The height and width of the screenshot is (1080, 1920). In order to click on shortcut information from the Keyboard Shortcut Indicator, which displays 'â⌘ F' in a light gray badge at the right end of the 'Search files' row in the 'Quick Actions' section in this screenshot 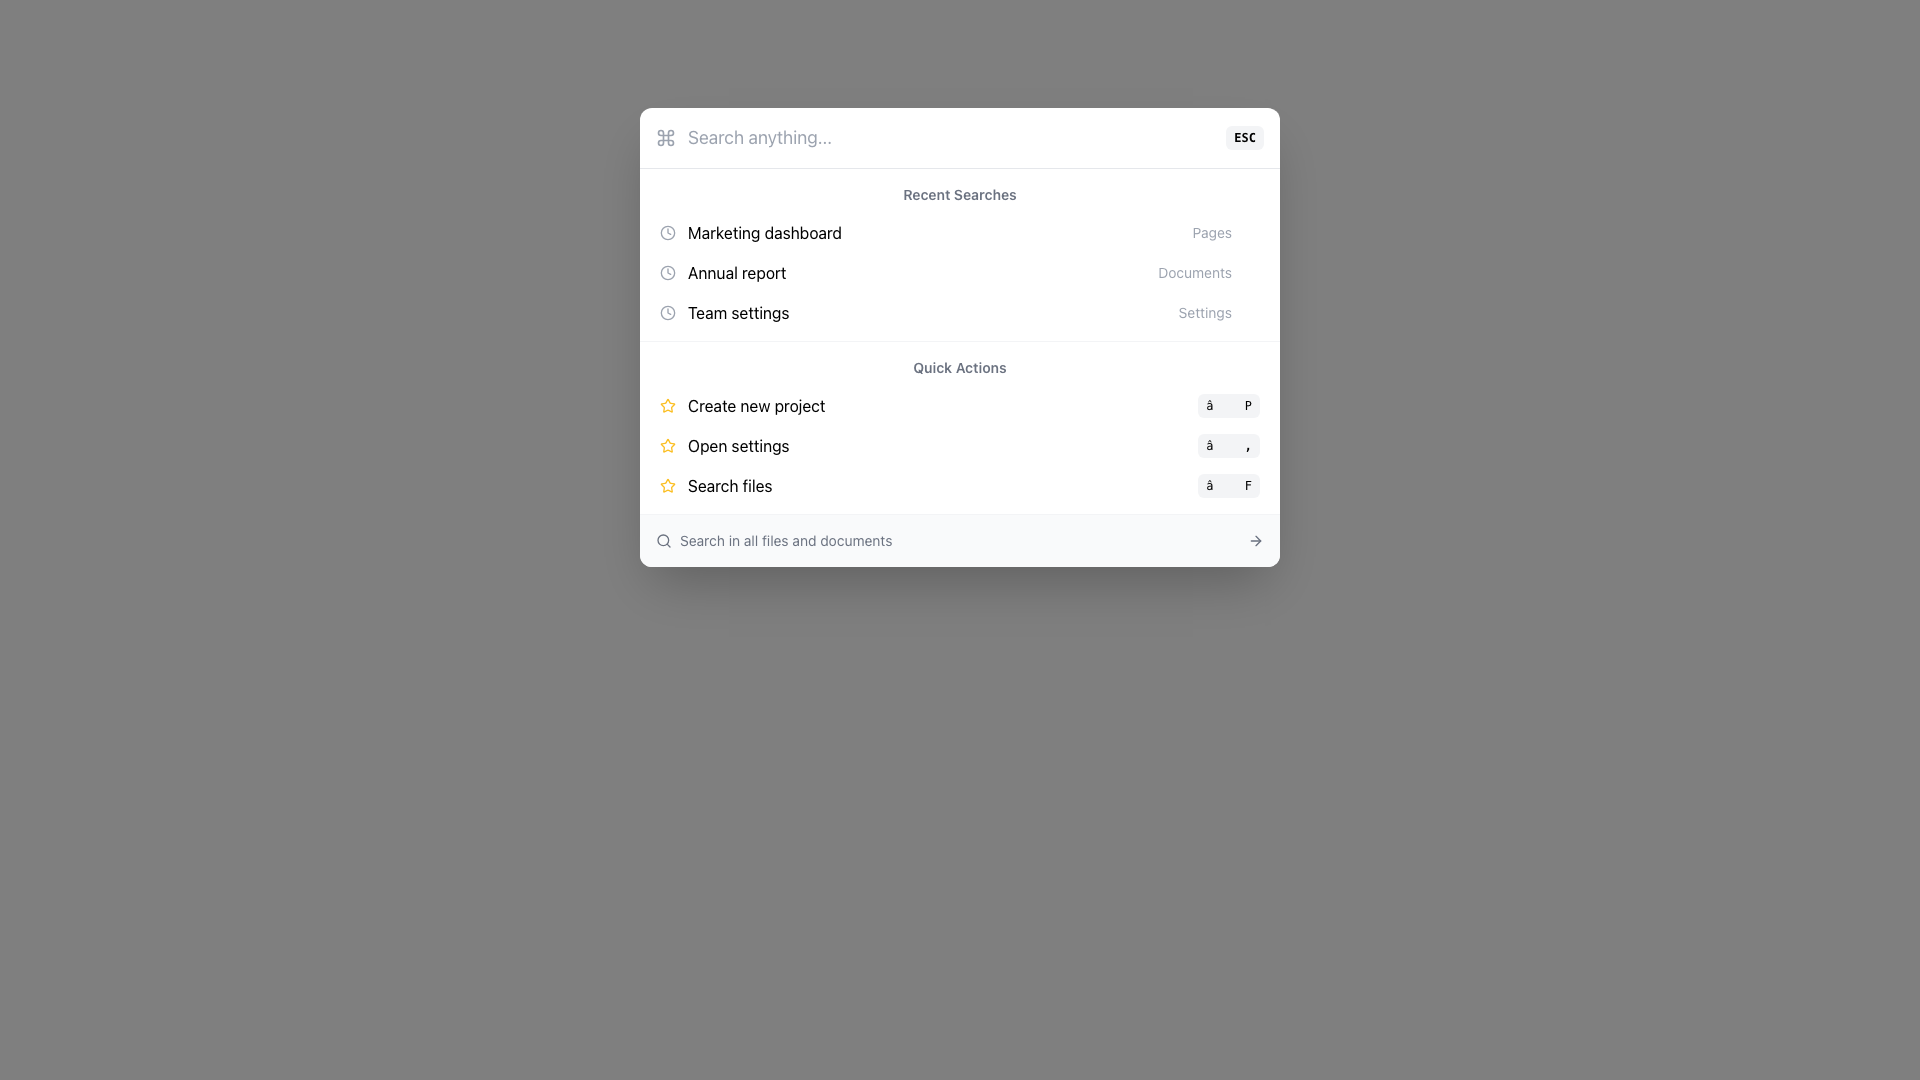, I will do `click(1228, 486)`.